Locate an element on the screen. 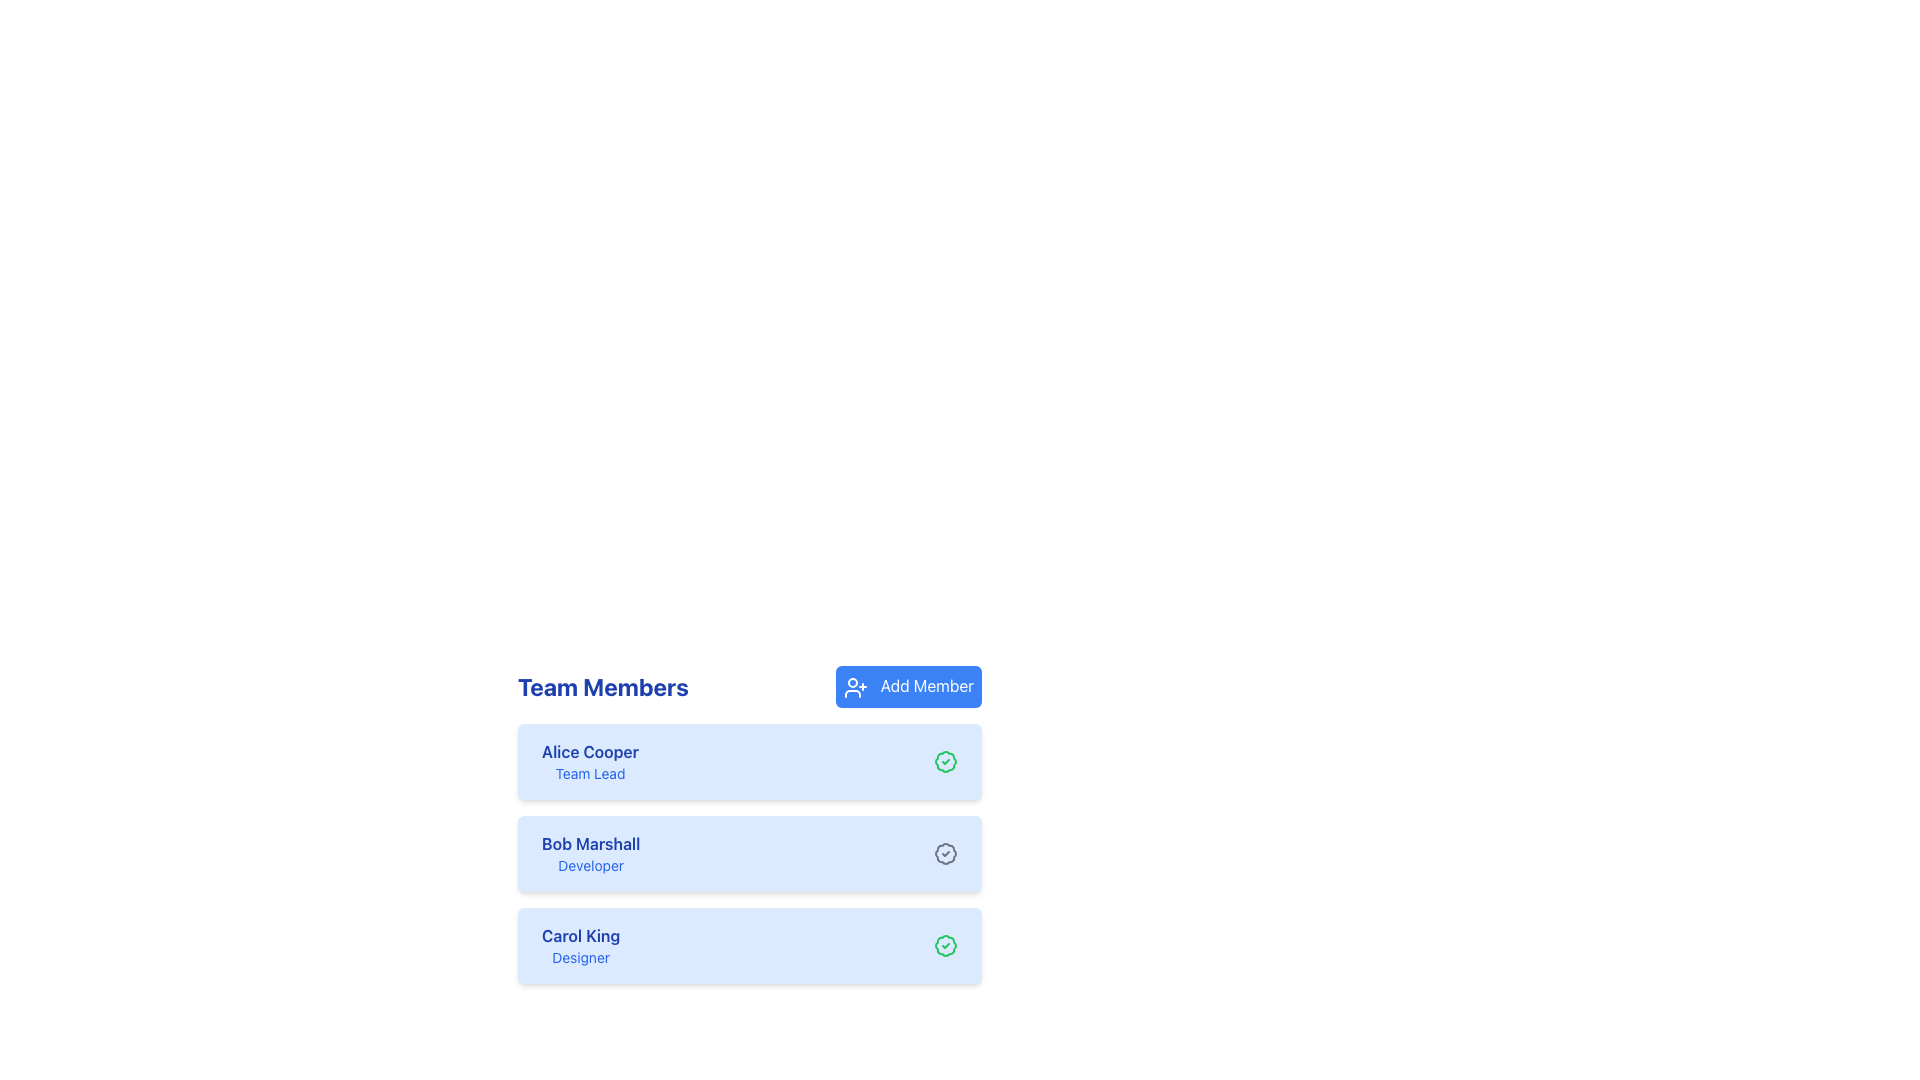 The image size is (1920, 1080). information displayed for the team member 'Alice Cooper', who is the Team Lead, shown in bold blue text within a light-blue rounded block is located at coordinates (589, 761).